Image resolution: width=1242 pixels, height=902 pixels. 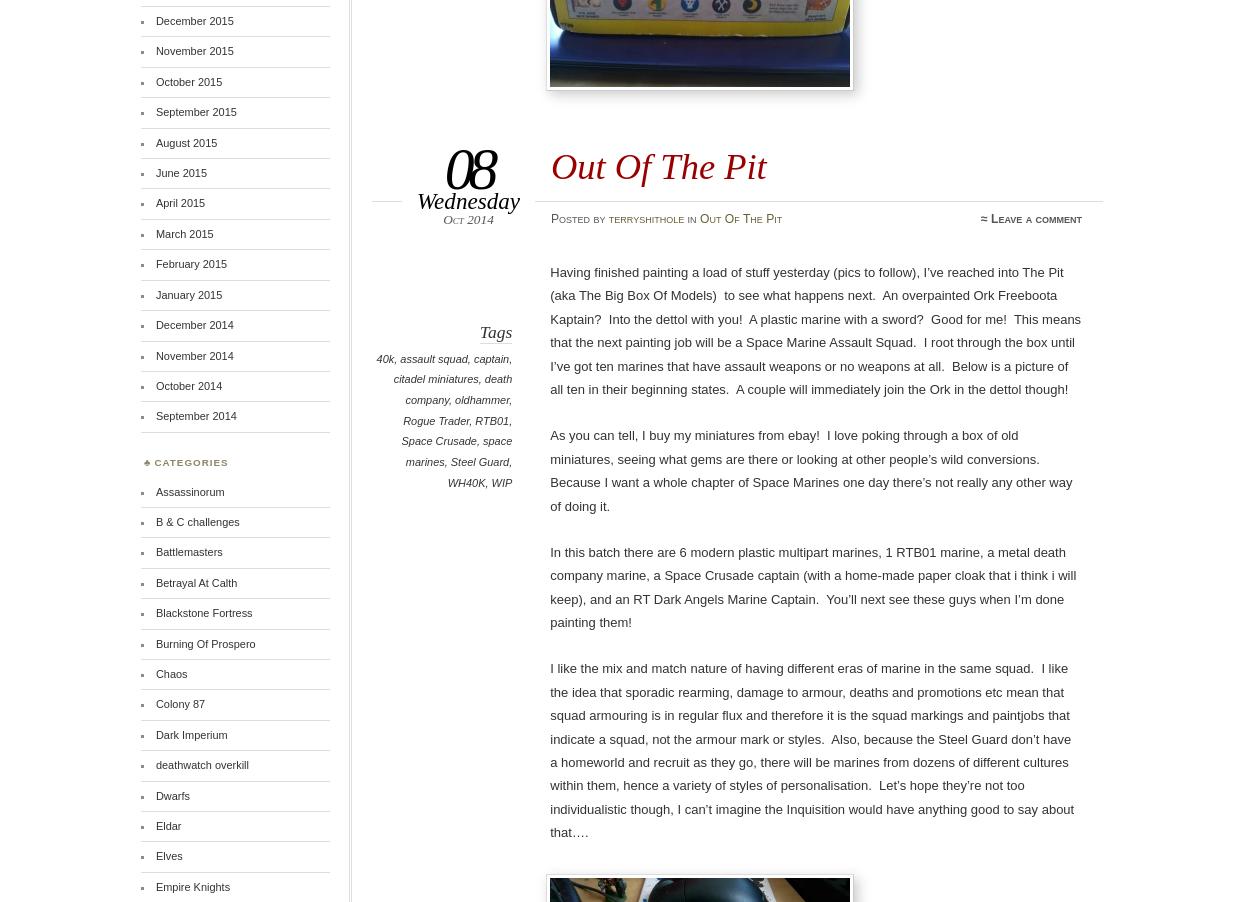 I want to click on 'Colony 87', so click(x=178, y=704).